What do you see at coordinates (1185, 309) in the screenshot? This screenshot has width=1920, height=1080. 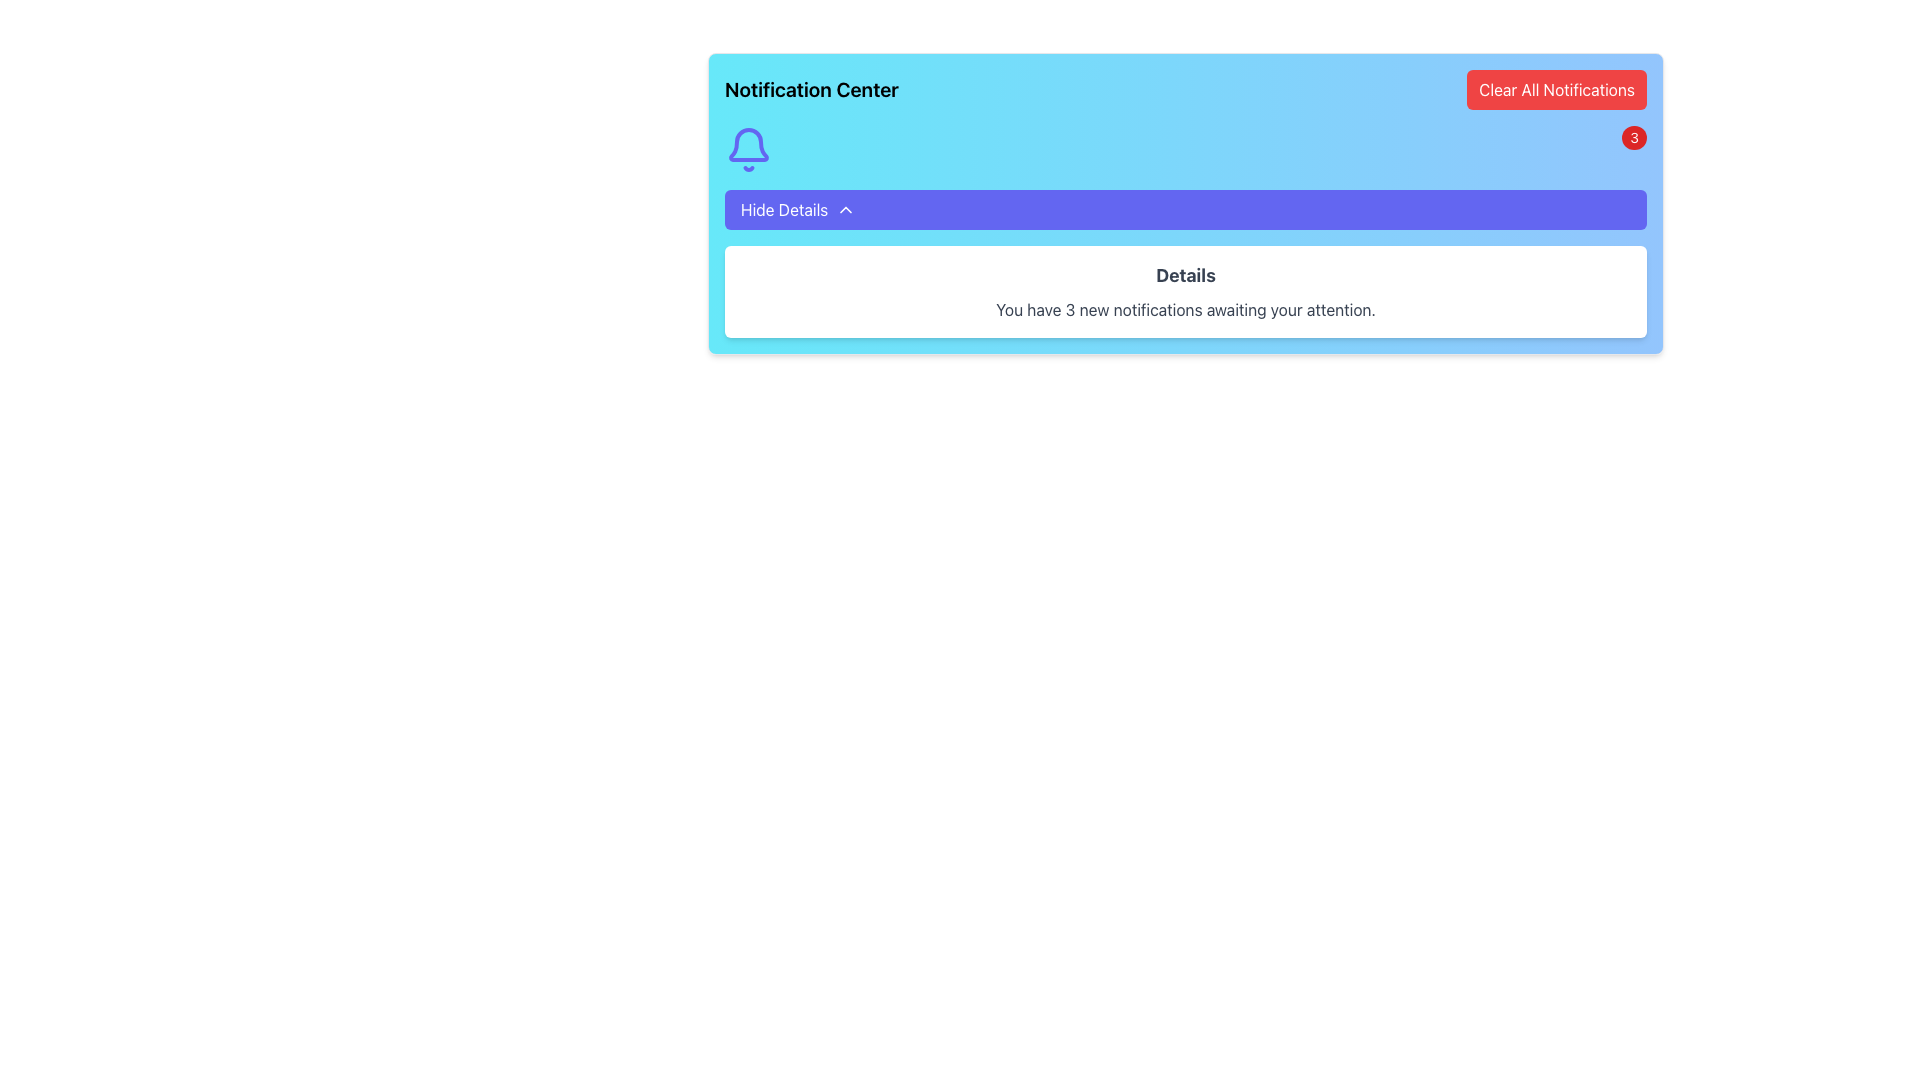 I see `the text element displaying 'You have 3 new notifications awaiting your attention.' which is located directly below the bold heading 'Details'` at bounding box center [1185, 309].